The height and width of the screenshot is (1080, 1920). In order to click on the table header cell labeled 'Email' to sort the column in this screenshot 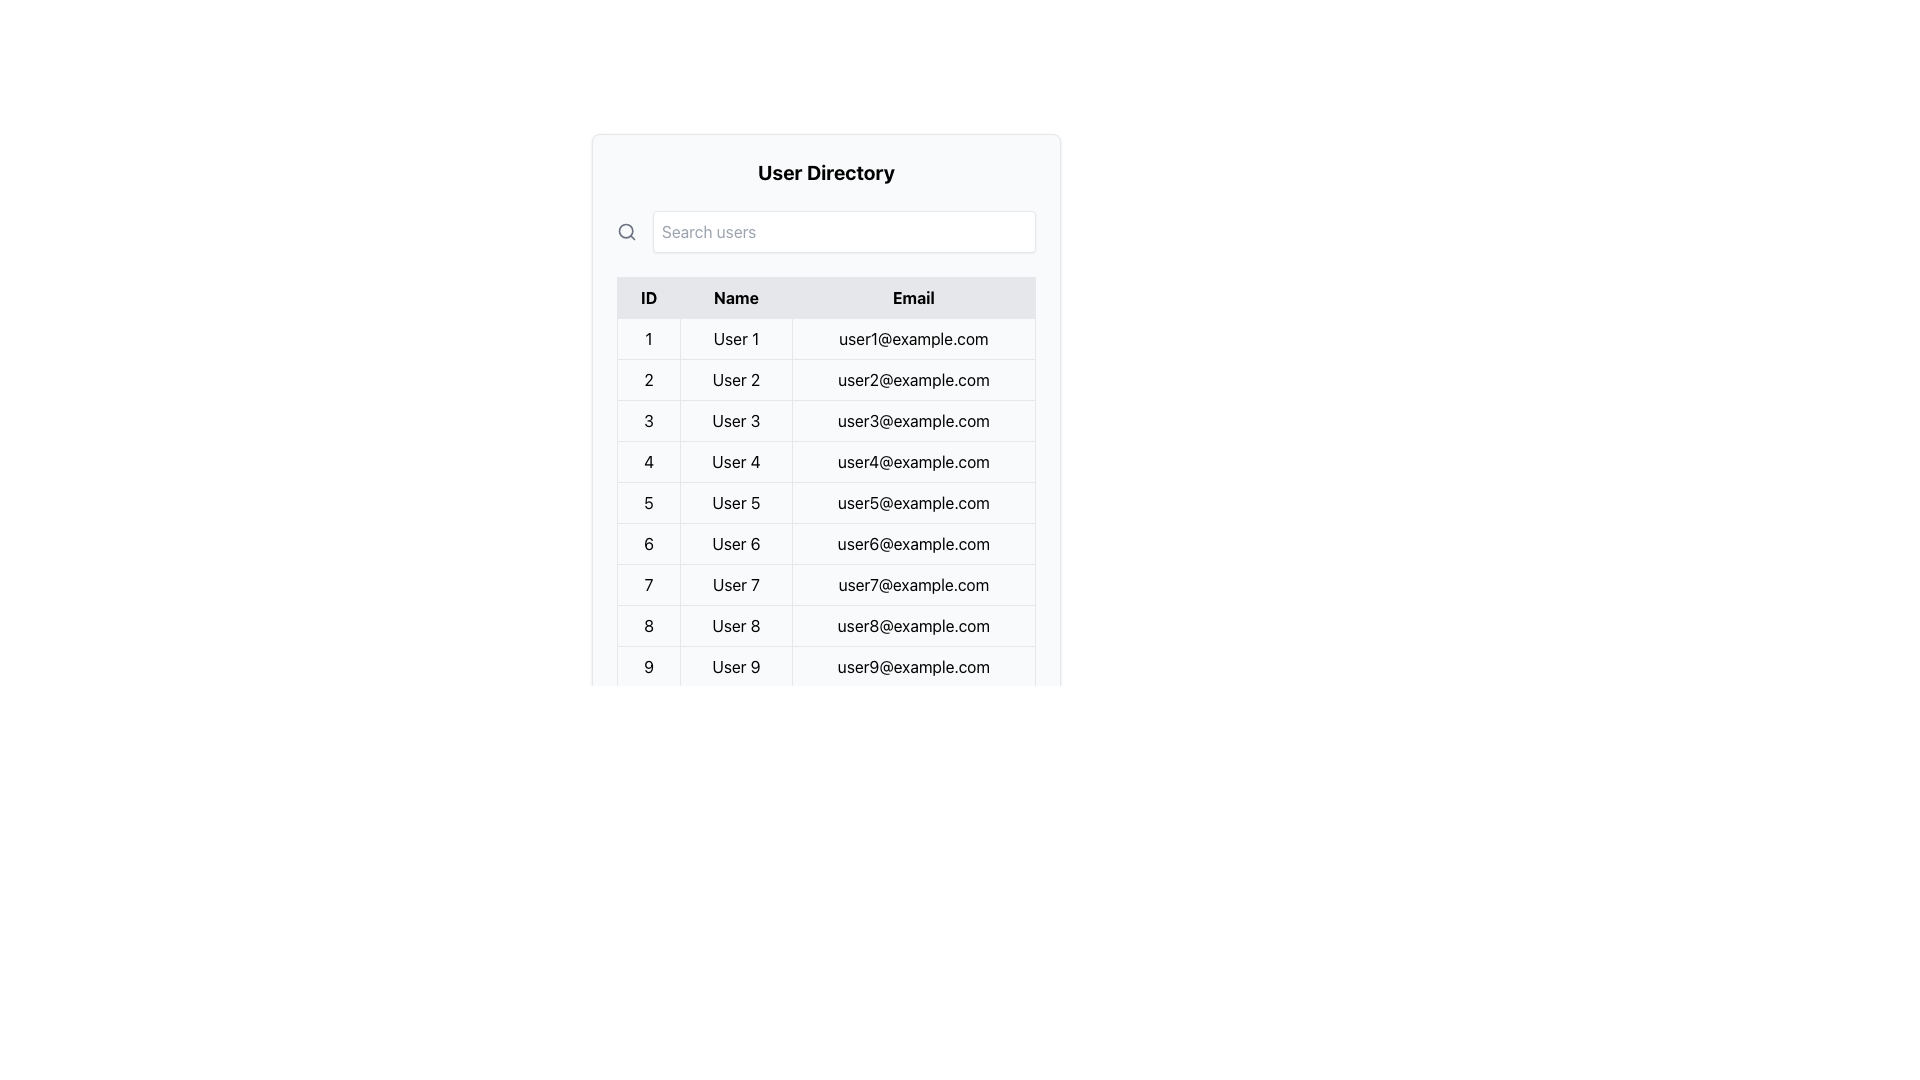, I will do `click(912, 297)`.